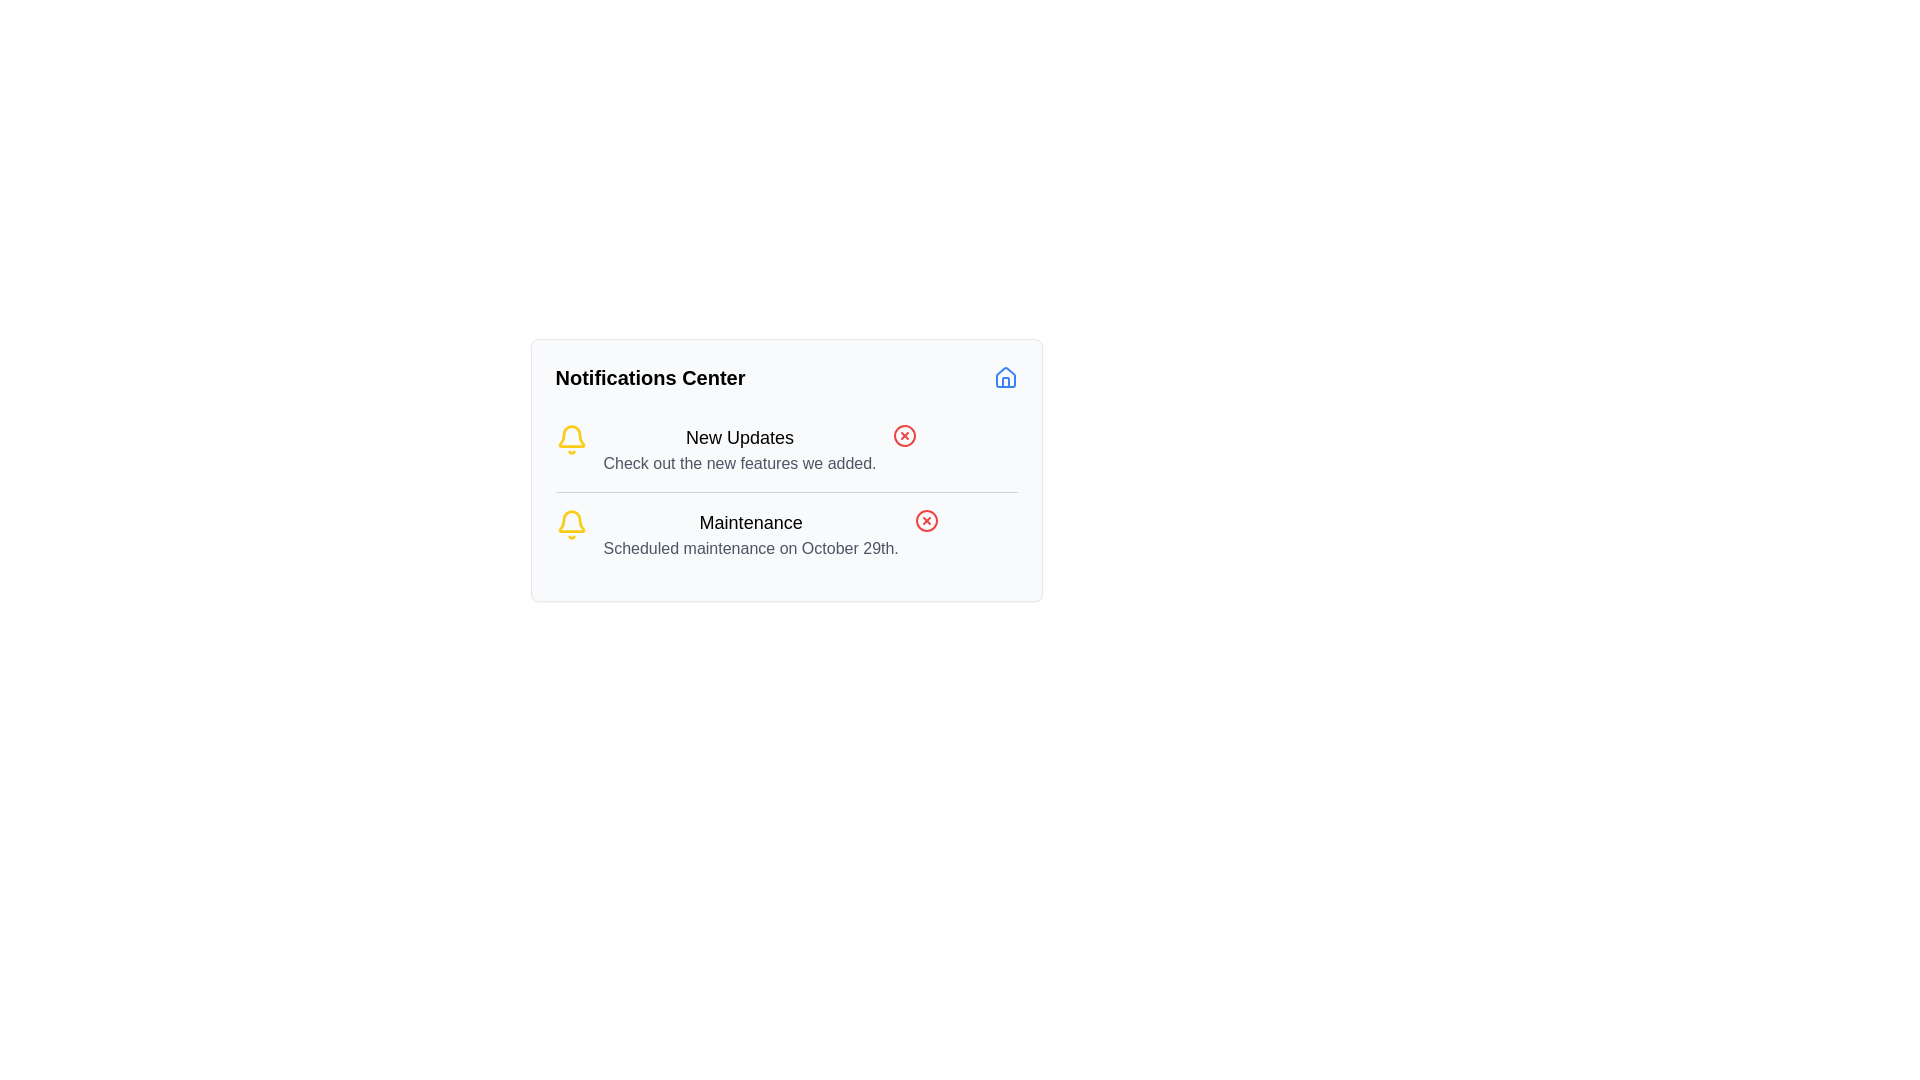  What do you see at coordinates (1005, 378) in the screenshot?
I see `the blue house icon located at the far-right side of the Notifications Center section header` at bounding box center [1005, 378].